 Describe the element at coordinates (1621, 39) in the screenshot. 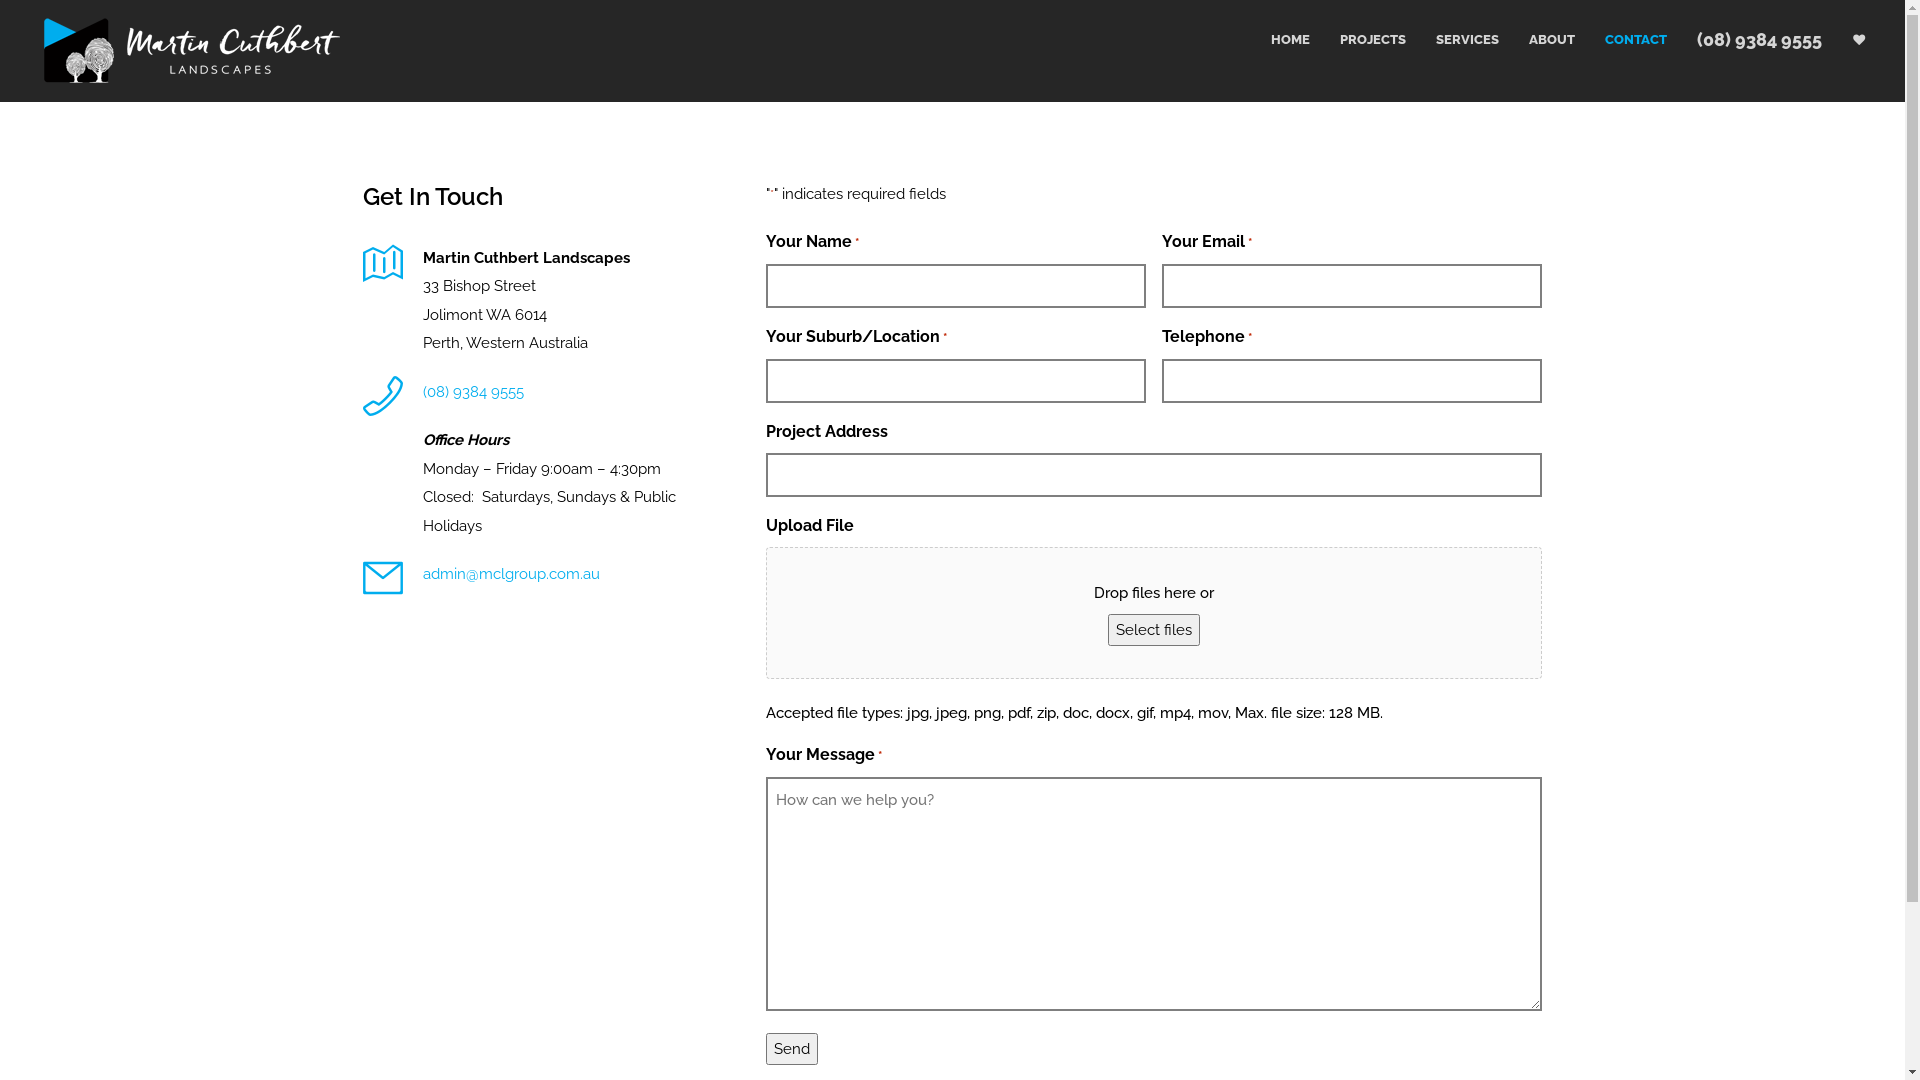

I see `'CONTACT'` at that location.